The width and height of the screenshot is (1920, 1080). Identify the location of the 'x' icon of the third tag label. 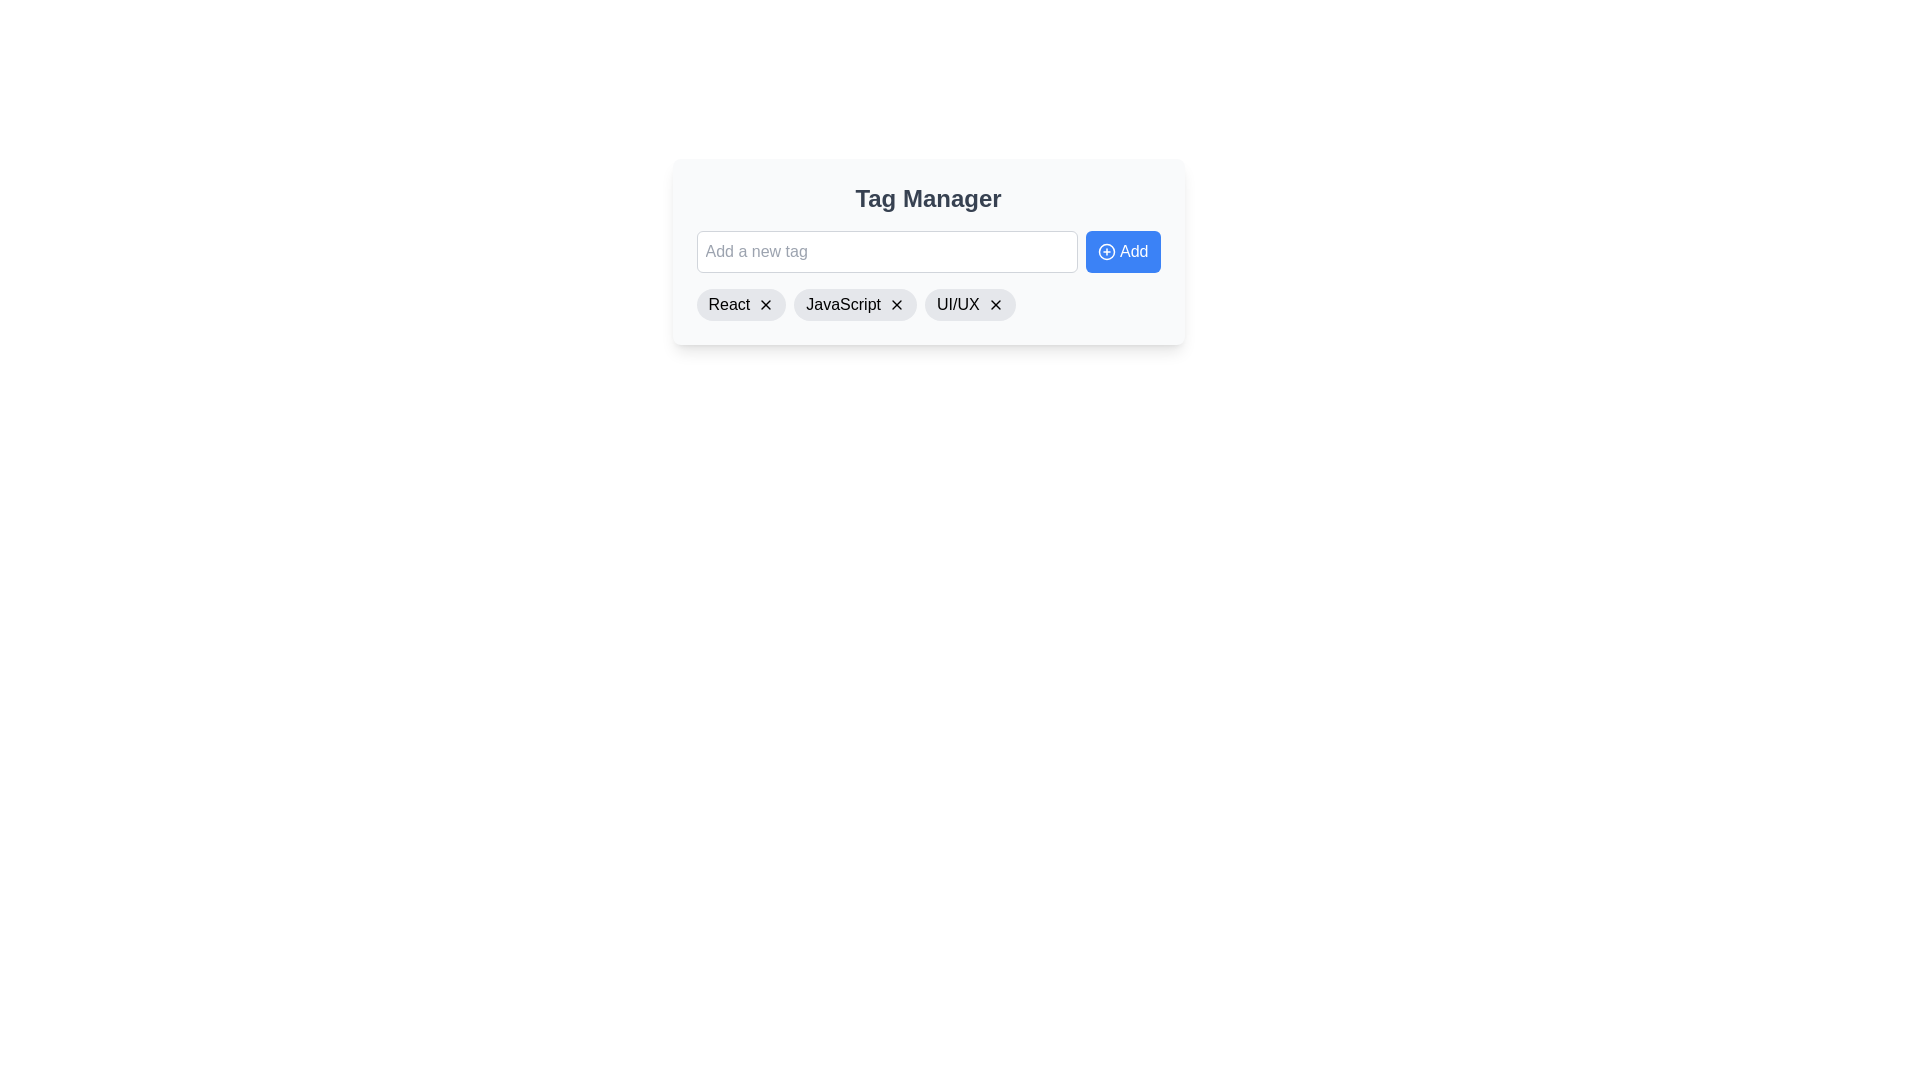
(970, 304).